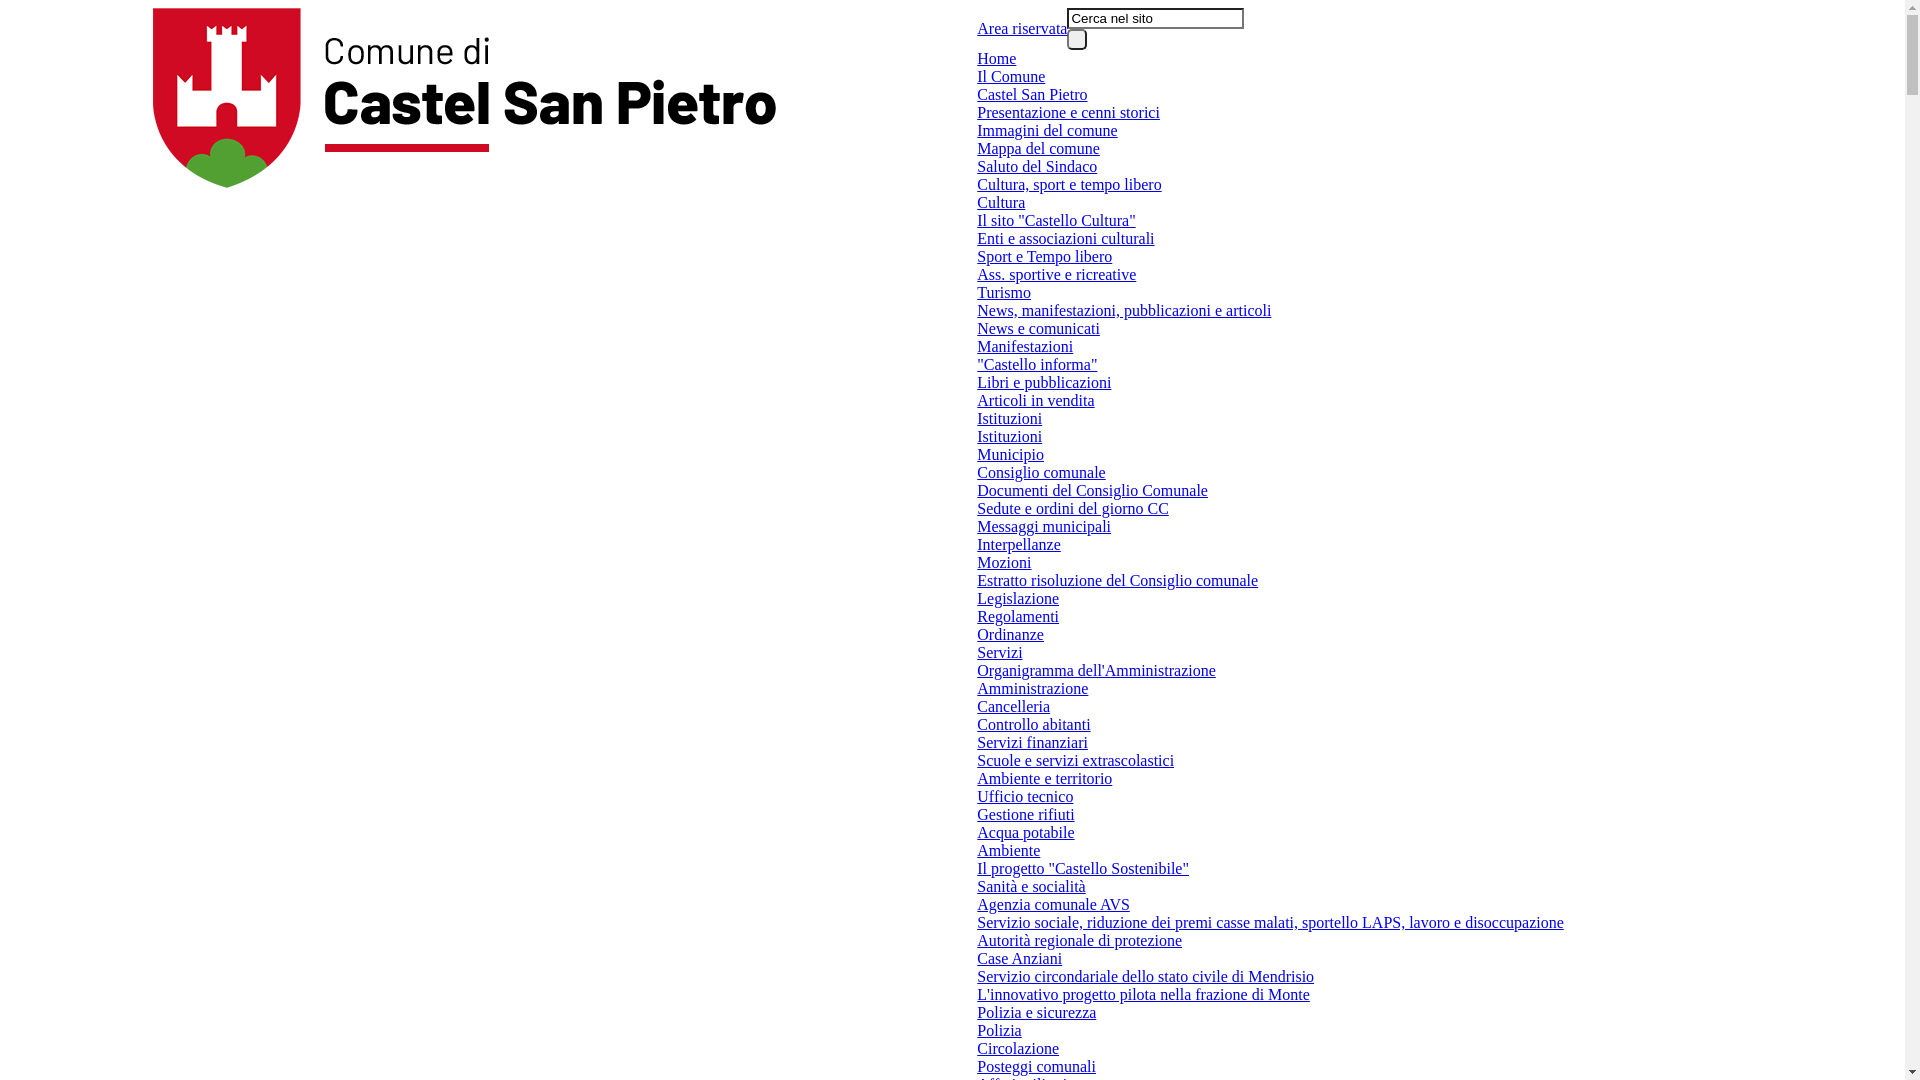 This screenshot has height=1080, width=1920. Describe the element at coordinates (1035, 401) in the screenshot. I see `'Articoli in vendita'` at that location.